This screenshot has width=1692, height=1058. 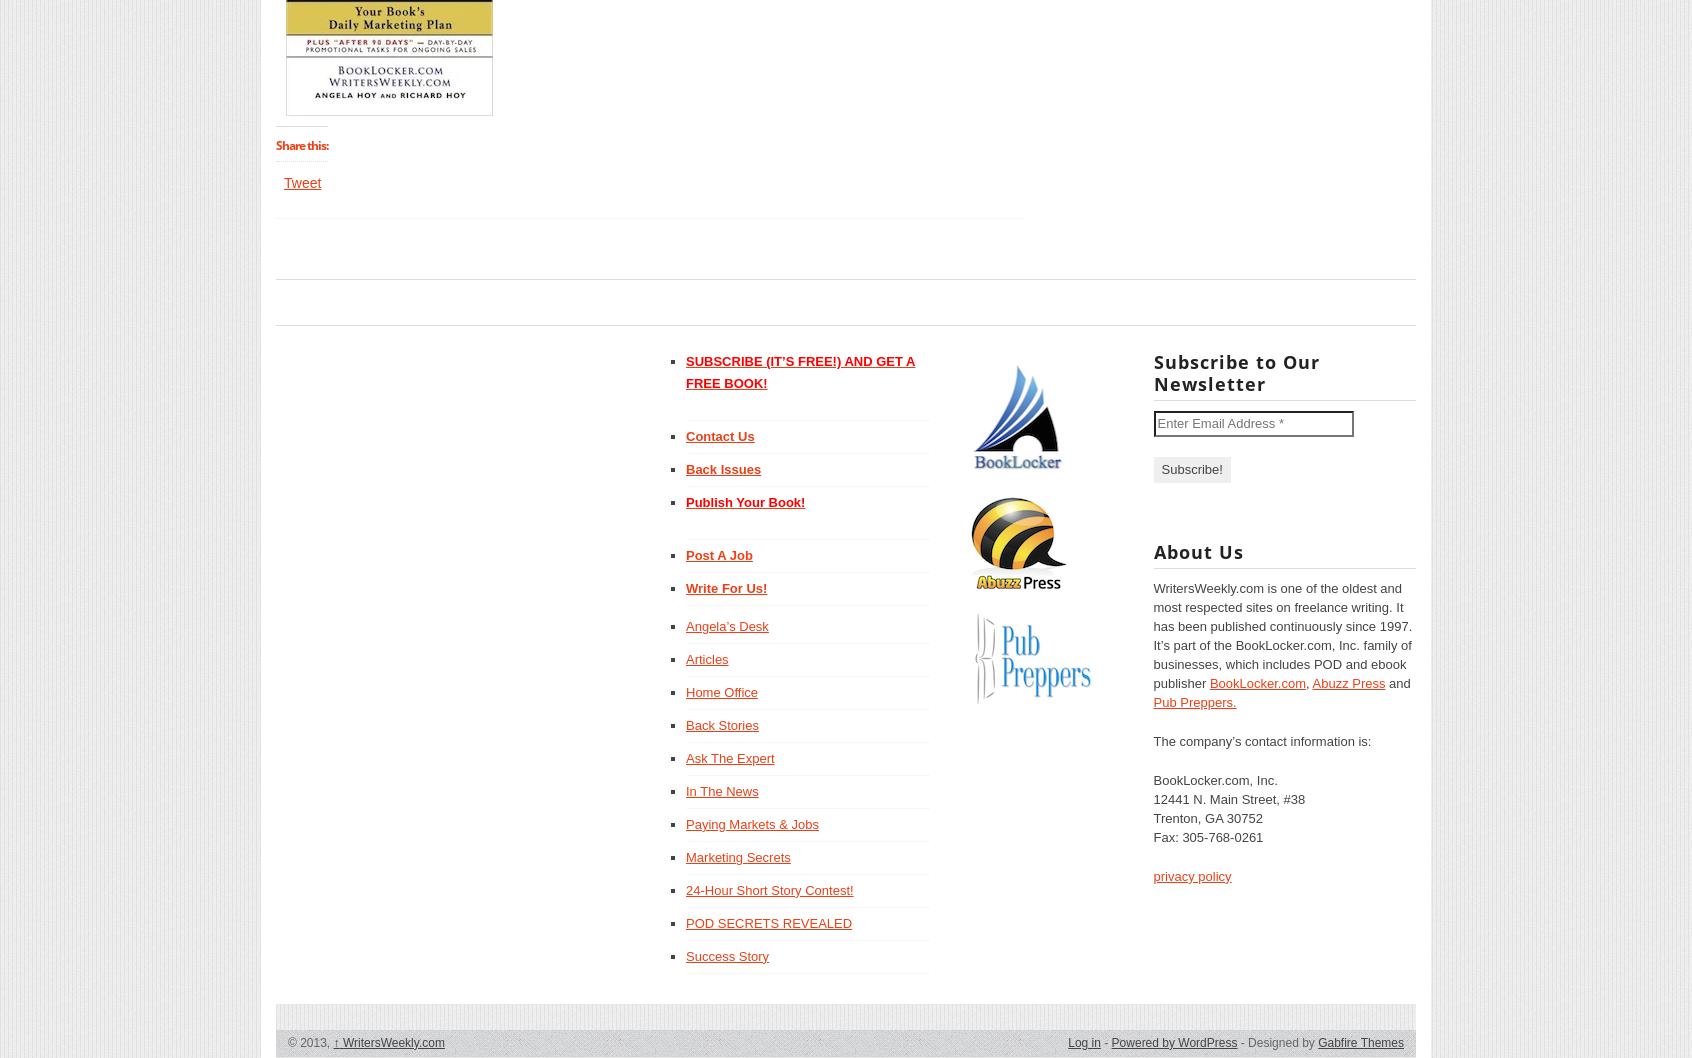 I want to click on 'BookLocker.com', so click(x=1256, y=681).